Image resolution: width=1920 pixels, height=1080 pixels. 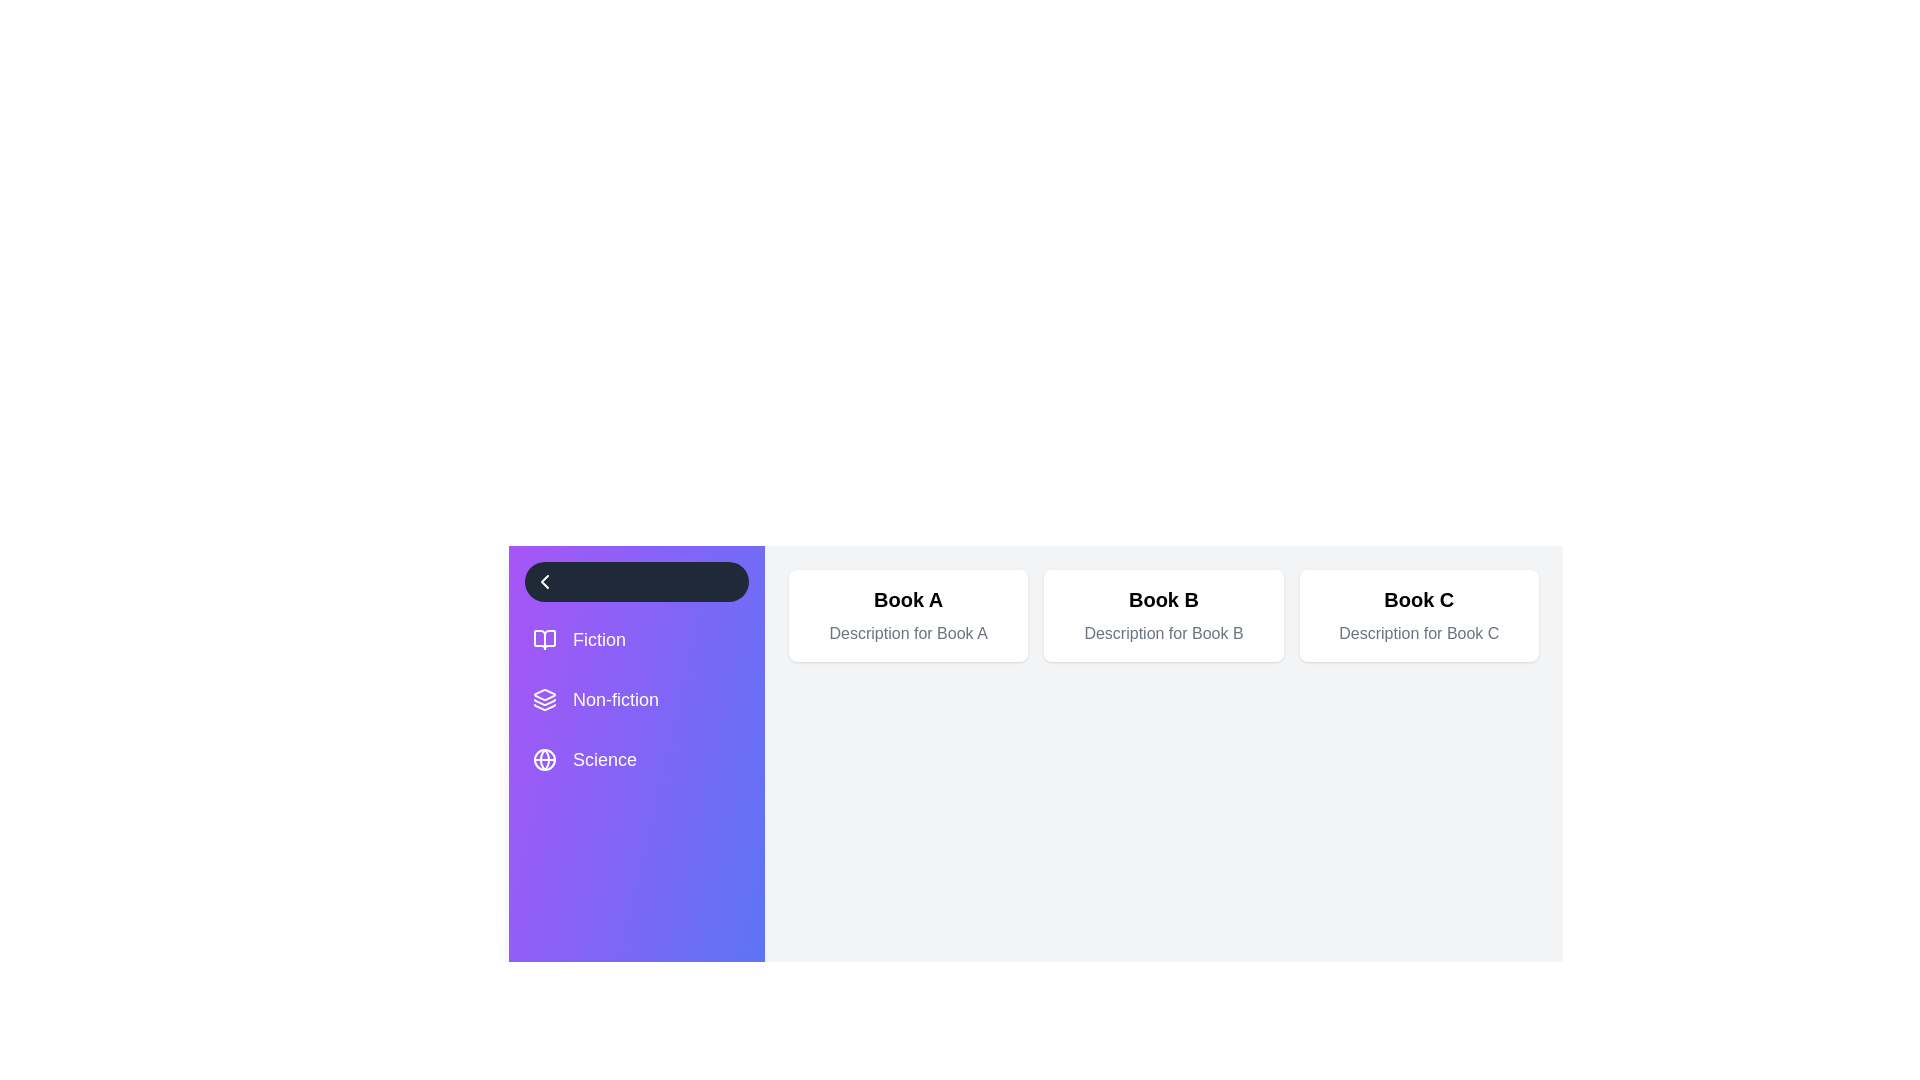 What do you see at coordinates (636, 698) in the screenshot?
I see `the category Non-fiction to select it` at bounding box center [636, 698].